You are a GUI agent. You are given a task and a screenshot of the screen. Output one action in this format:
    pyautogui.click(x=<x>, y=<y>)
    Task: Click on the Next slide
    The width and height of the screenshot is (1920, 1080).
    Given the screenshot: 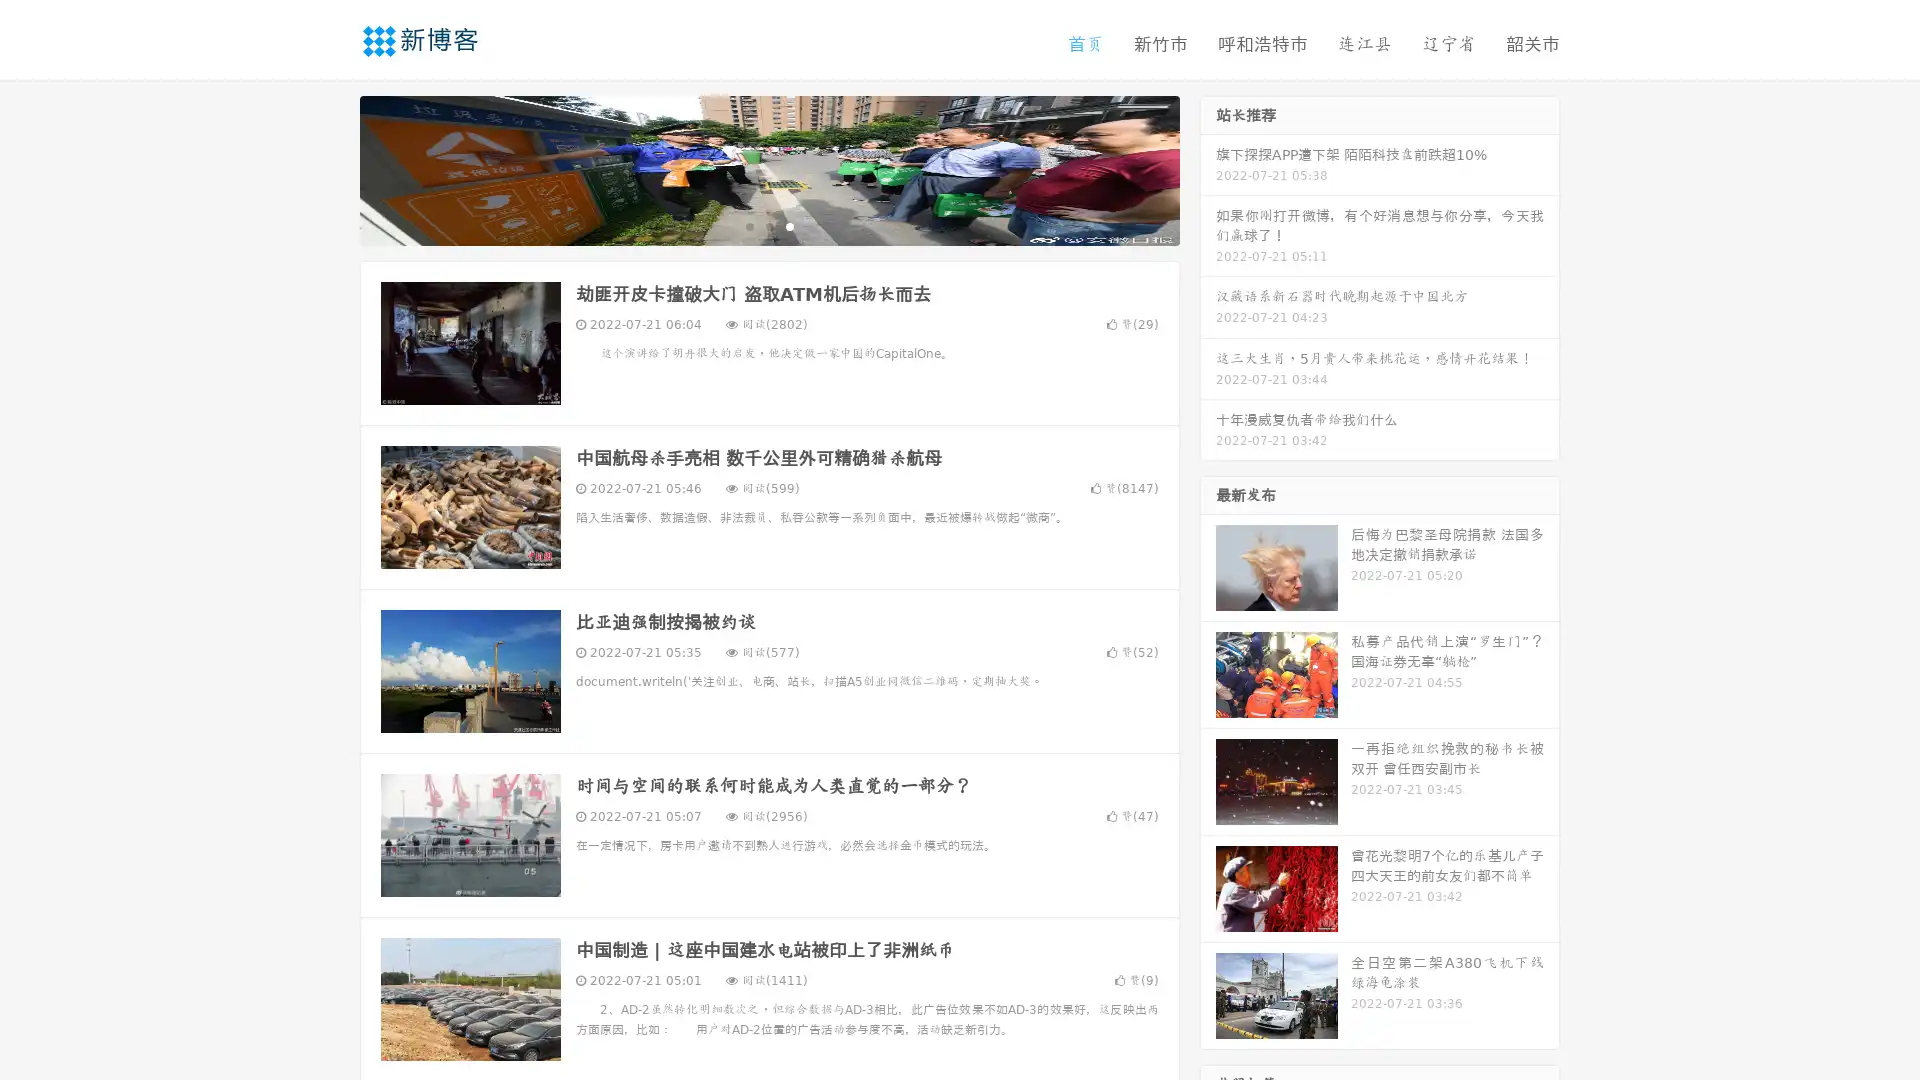 What is the action you would take?
    pyautogui.click(x=1208, y=168)
    